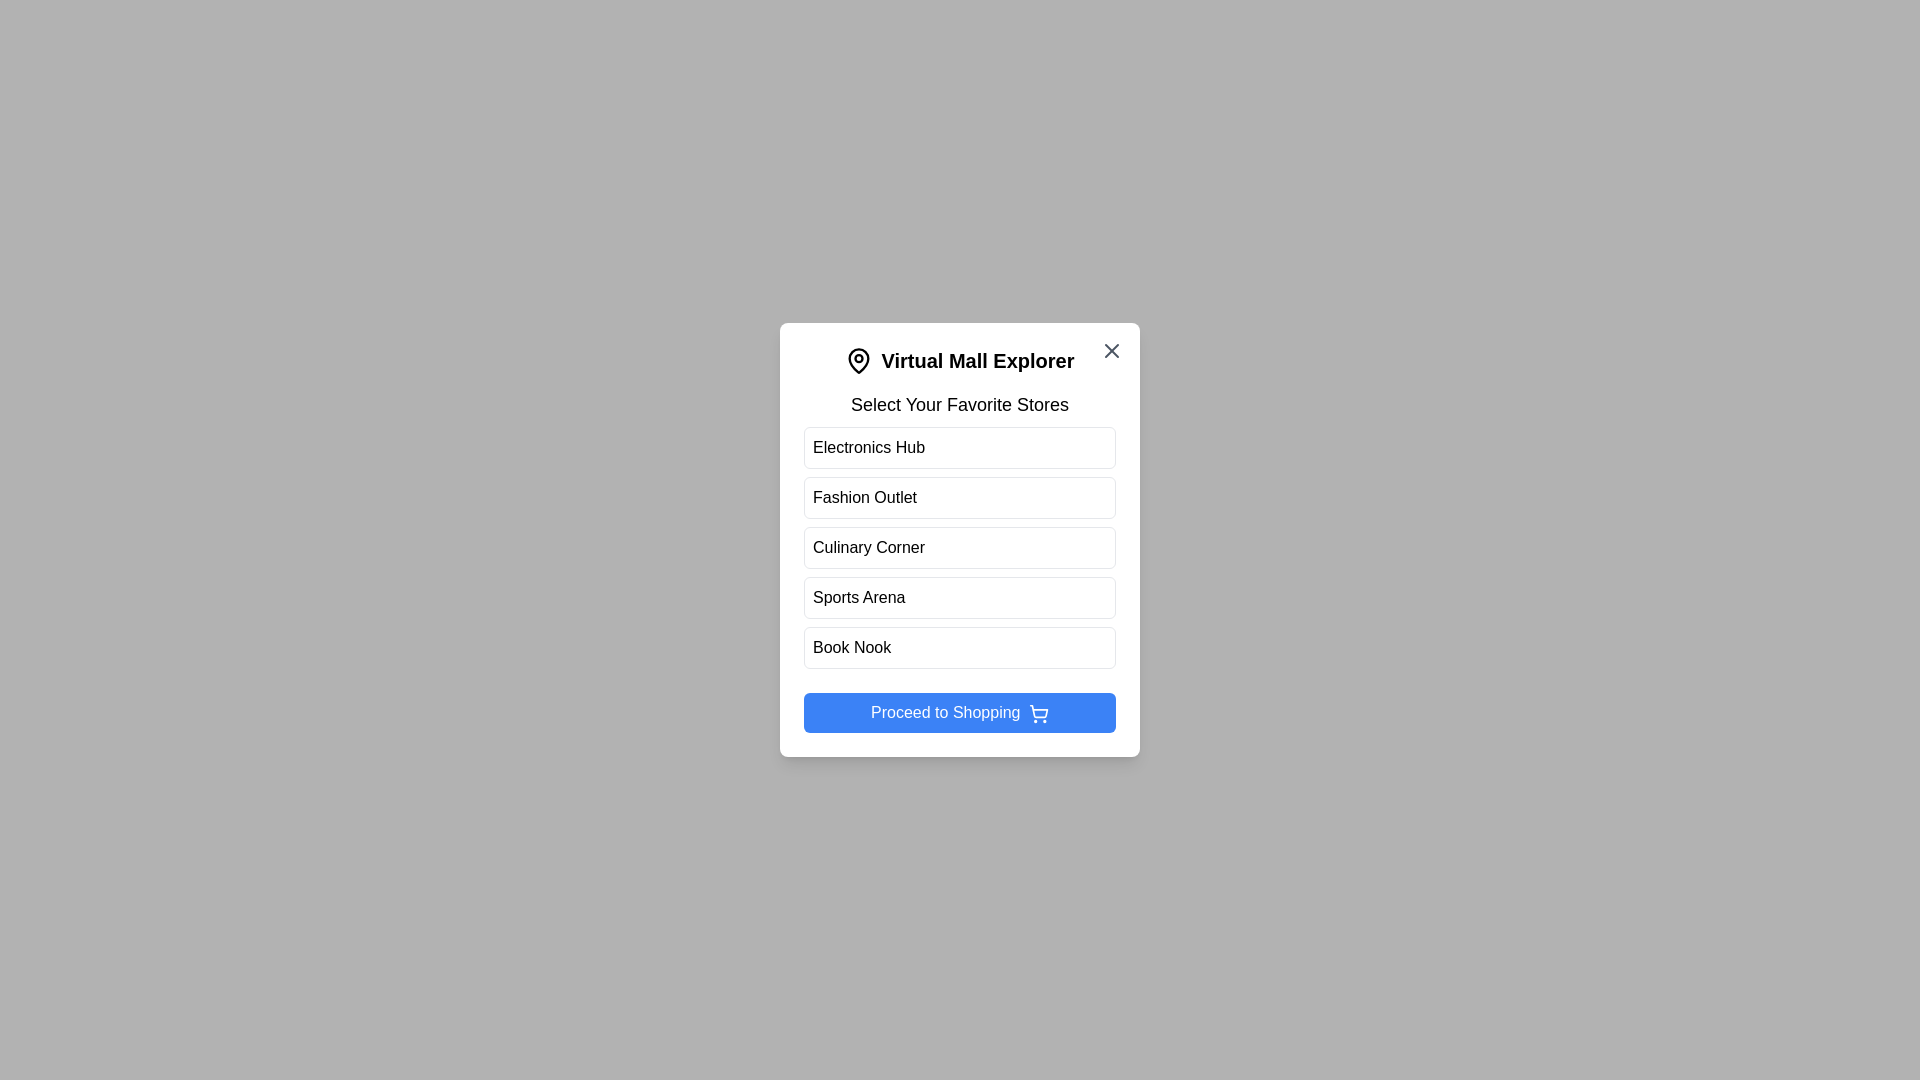 The width and height of the screenshot is (1920, 1080). What do you see at coordinates (851, 648) in the screenshot?
I see `the 'Book Nook' text label, which is the fifth item` at bounding box center [851, 648].